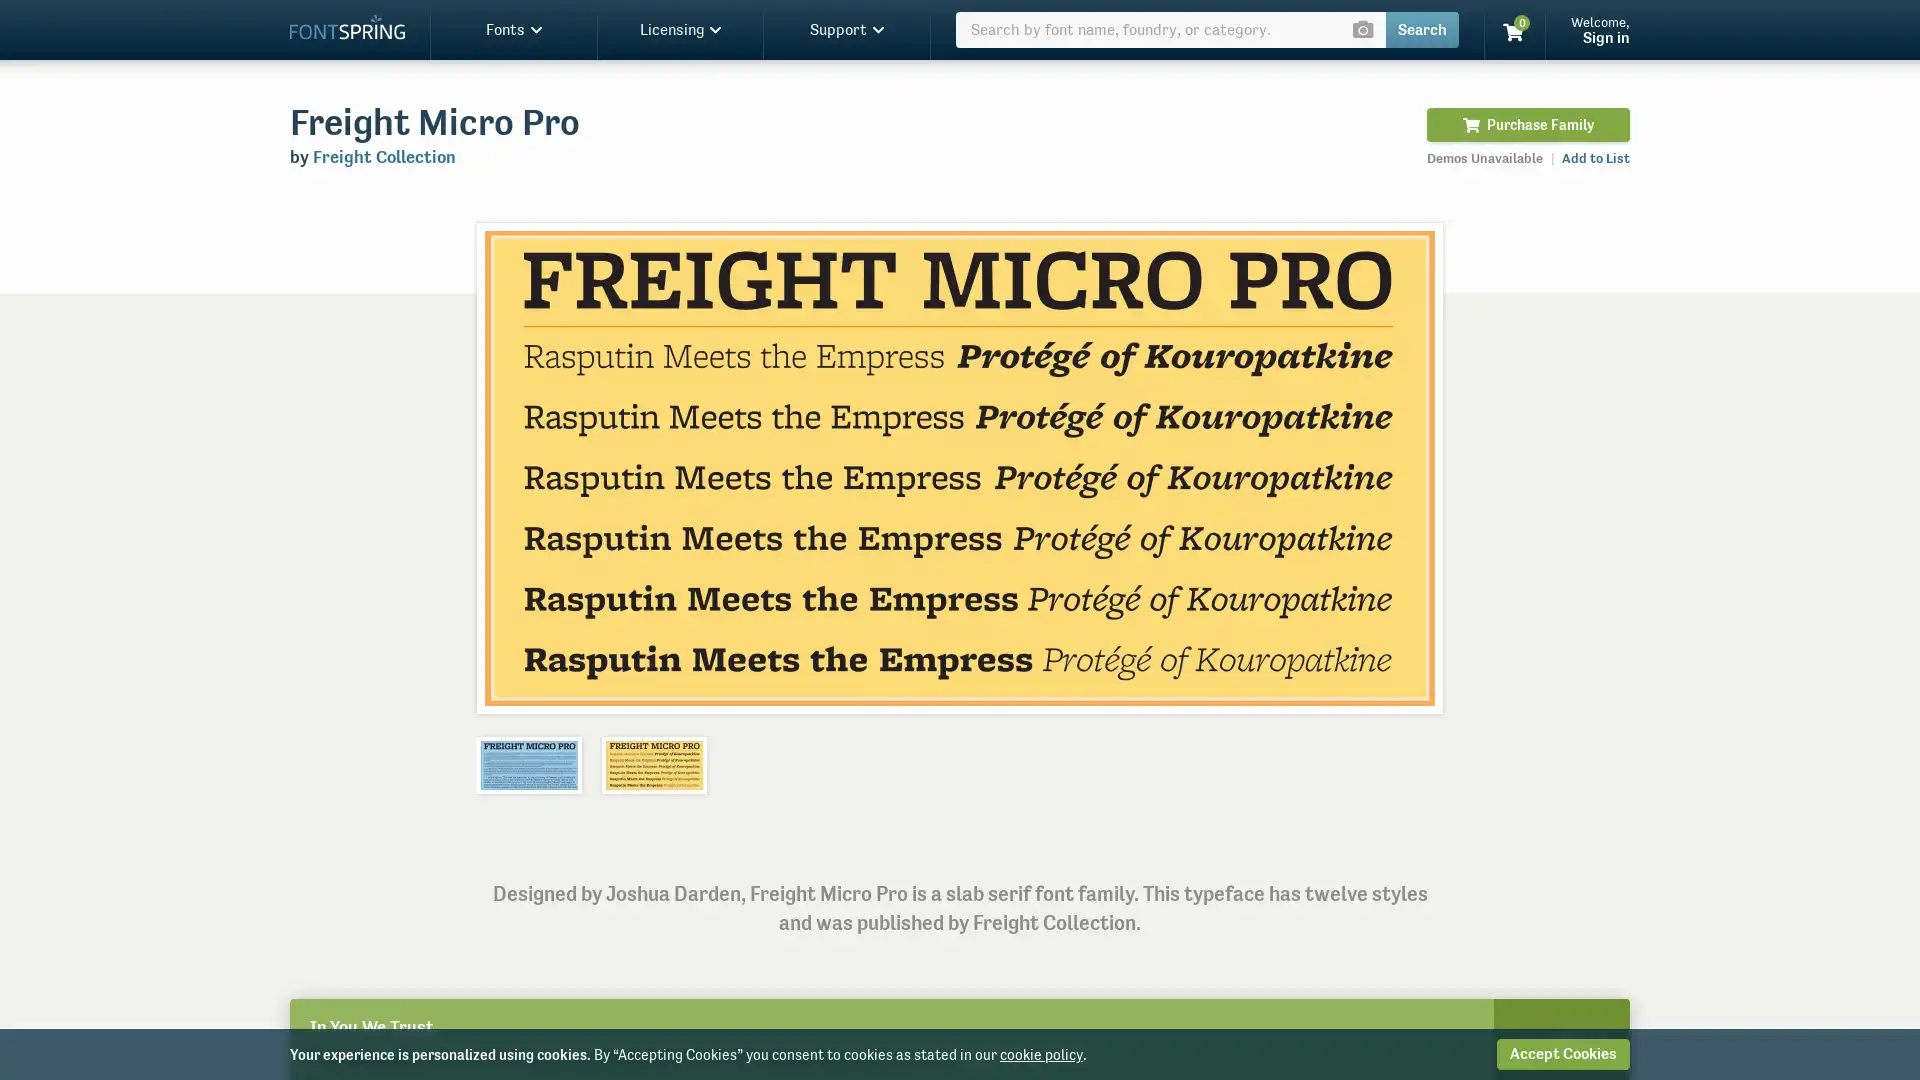  I want to click on Purchase Family, so click(1527, 124).